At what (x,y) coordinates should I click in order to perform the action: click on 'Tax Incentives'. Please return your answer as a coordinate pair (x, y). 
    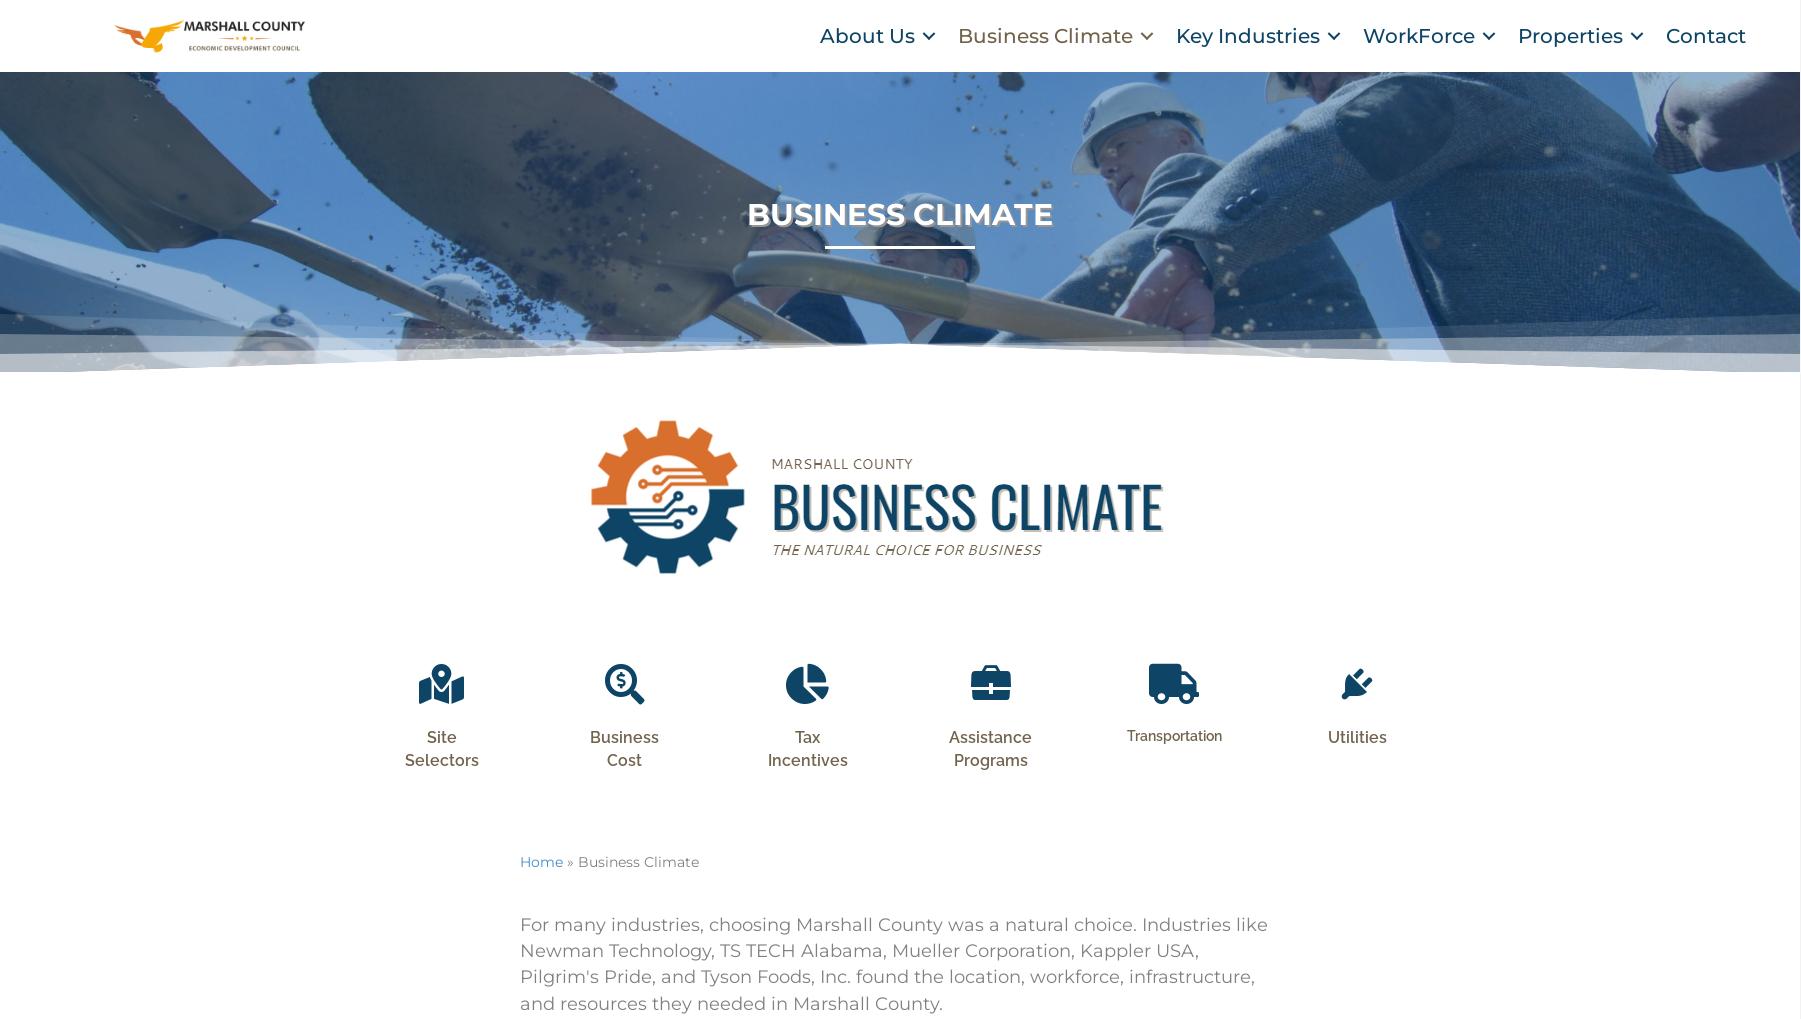
    Looking at the image, I should click on (767, 773).